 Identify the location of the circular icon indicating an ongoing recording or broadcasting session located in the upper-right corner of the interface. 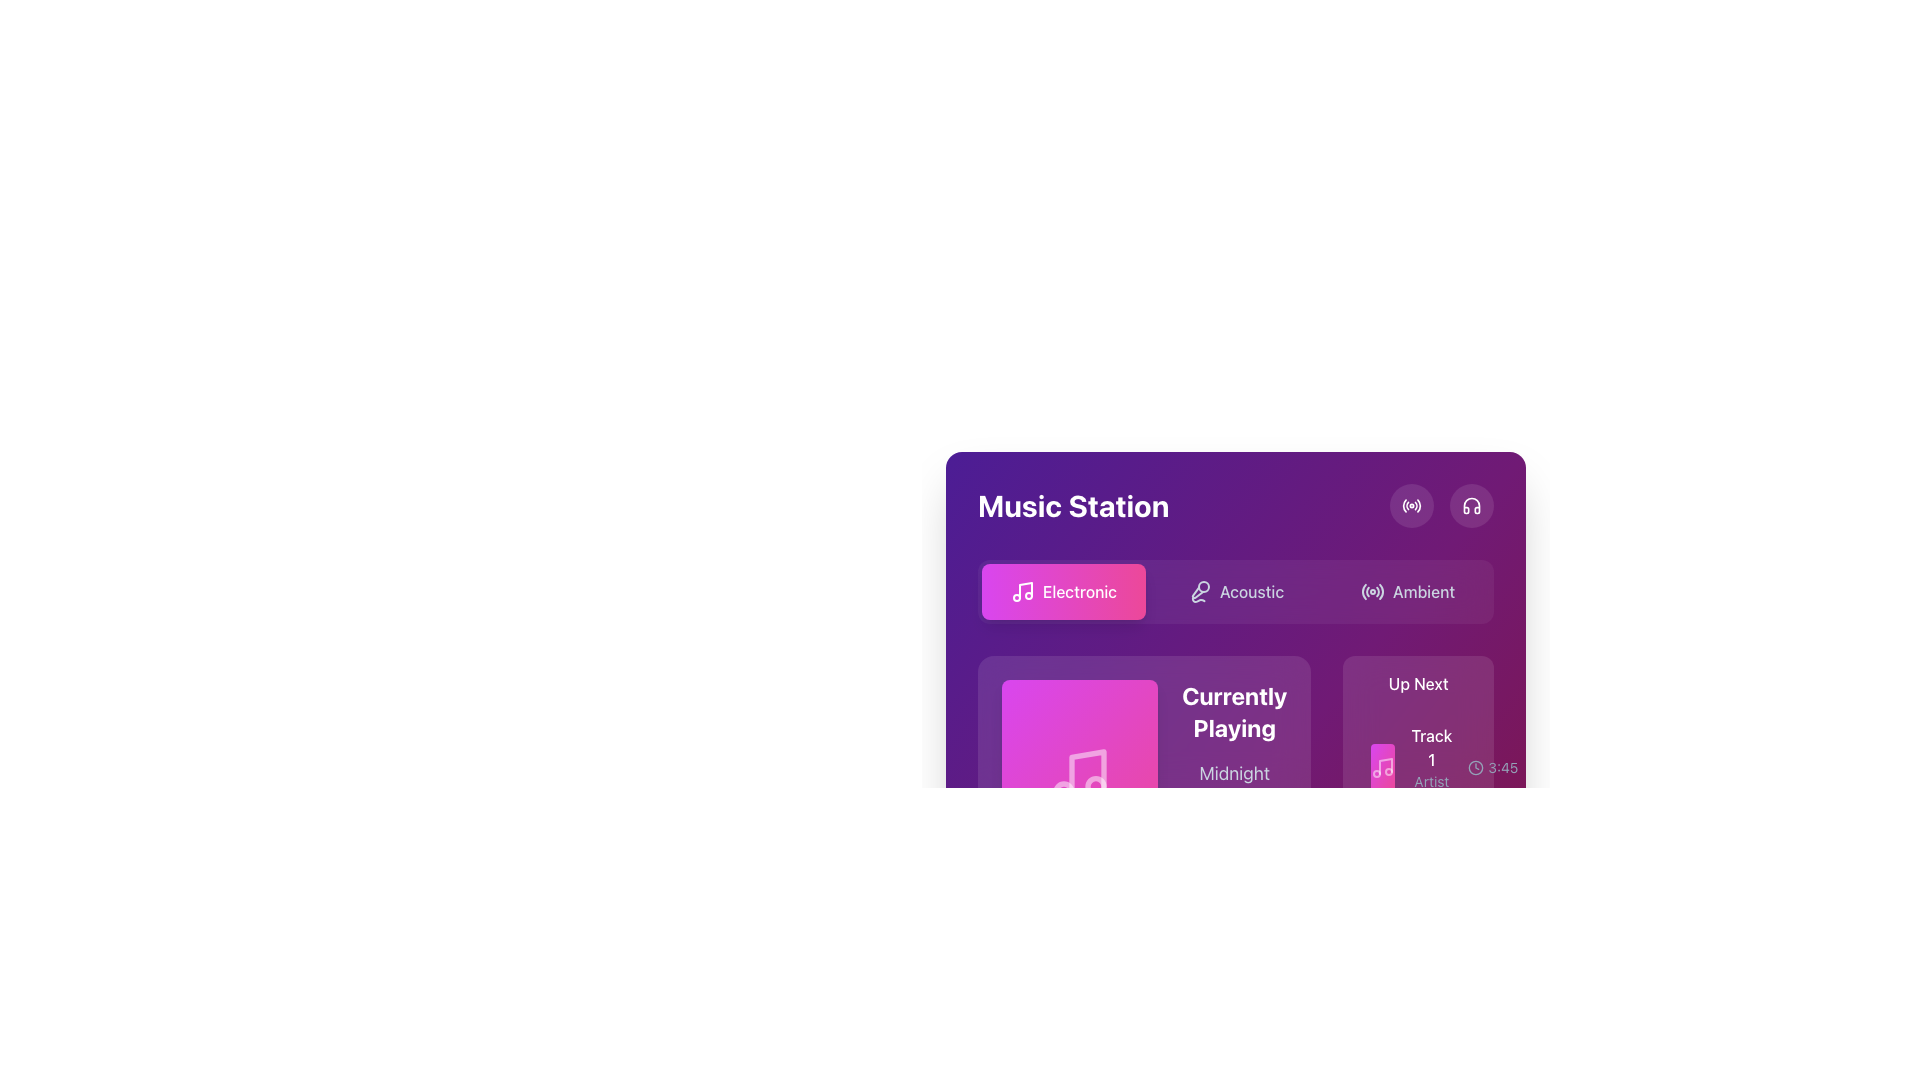
(1410, 504).